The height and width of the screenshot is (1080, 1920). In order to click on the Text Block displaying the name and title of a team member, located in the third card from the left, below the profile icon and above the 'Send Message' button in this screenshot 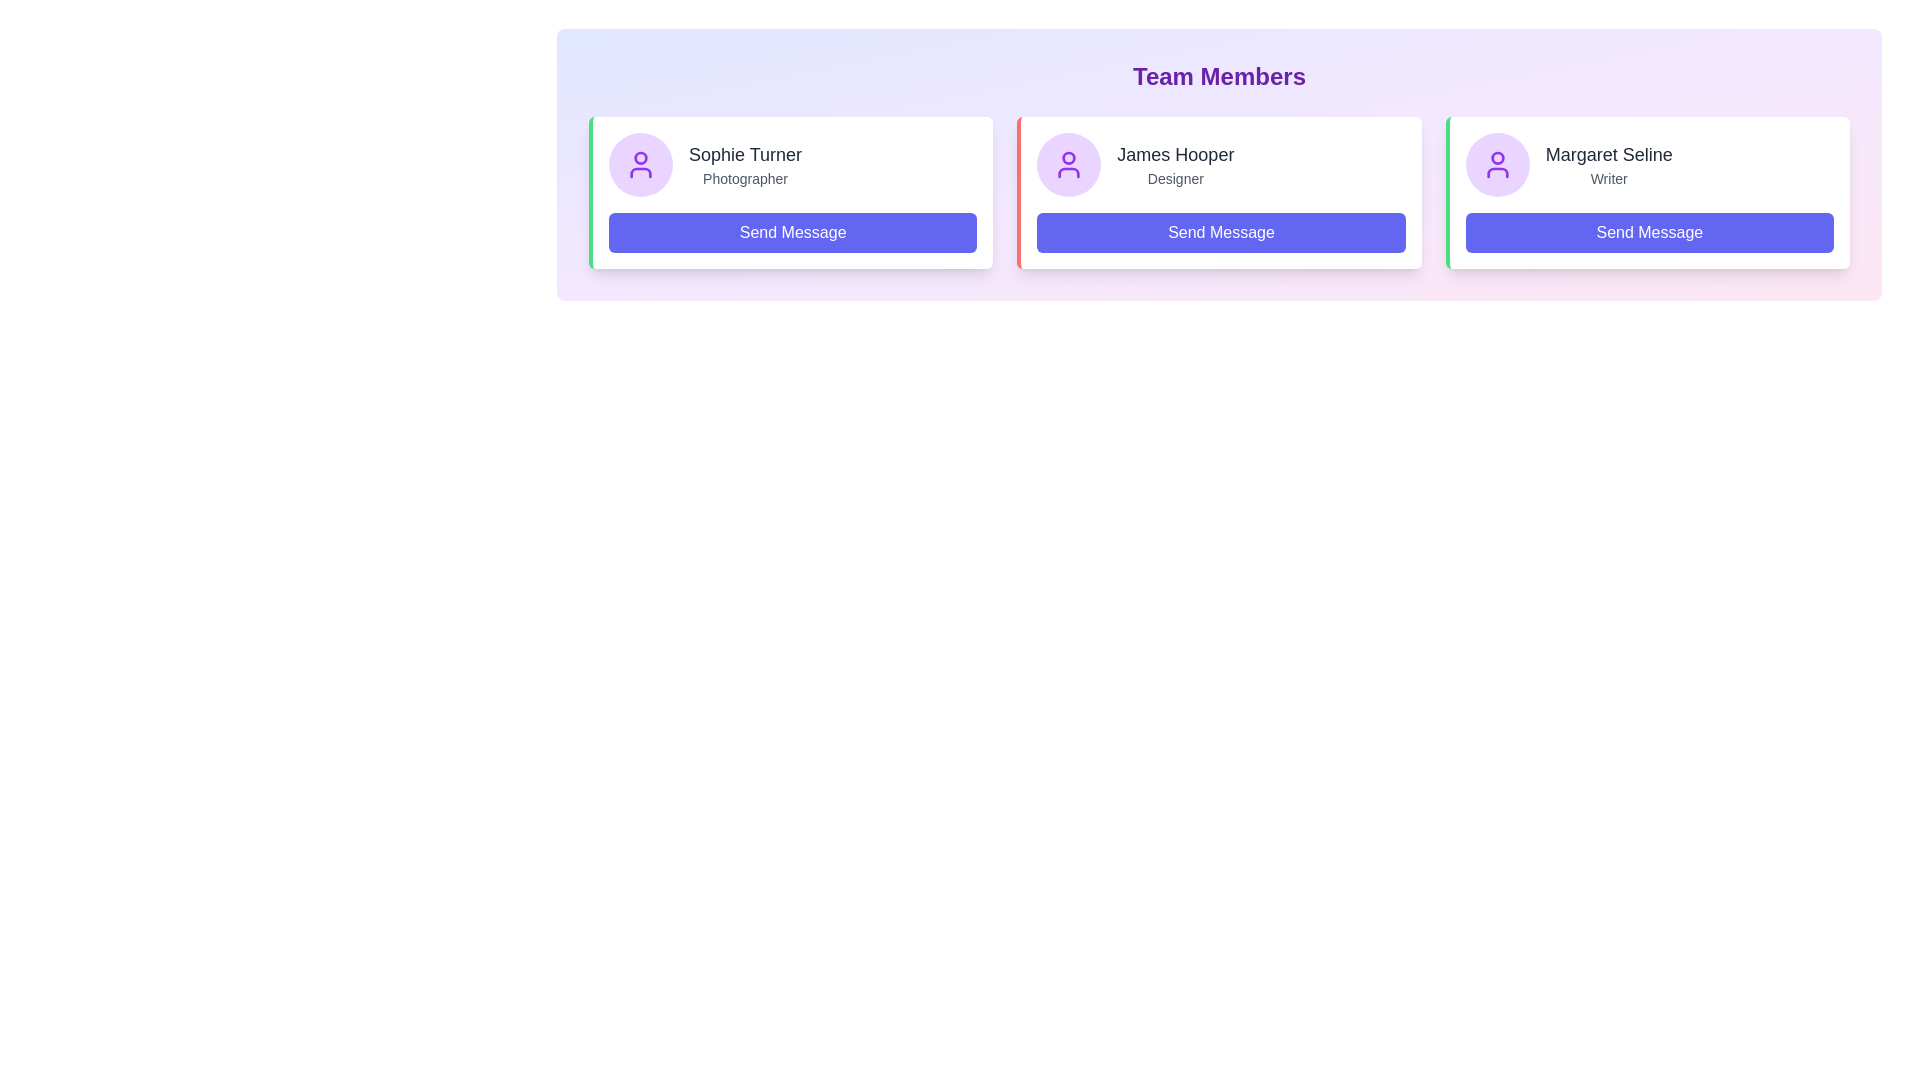, I will do `click(1609, 164)`.